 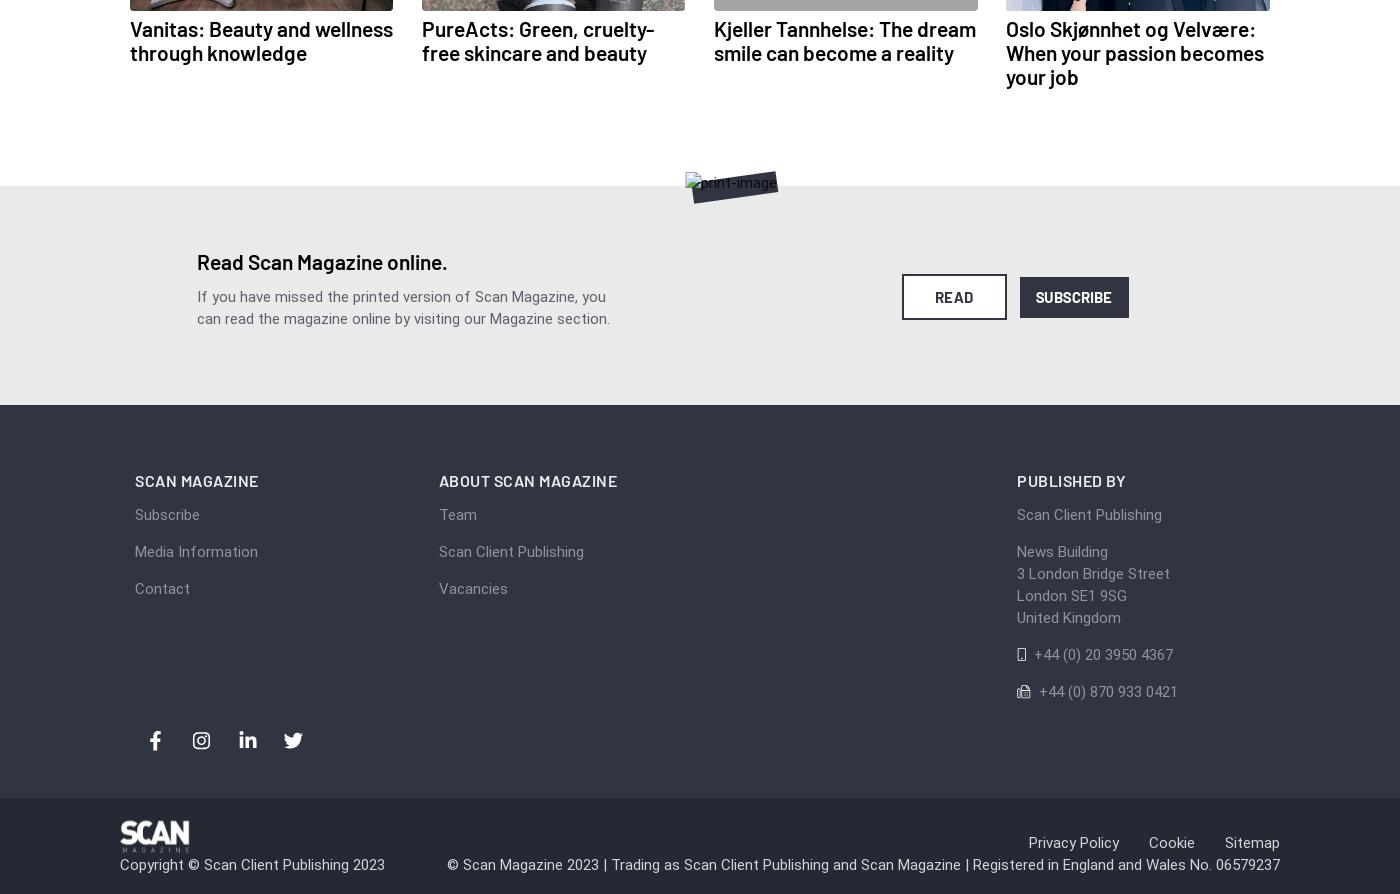 What do you see at coordinates (1005, 52) in the screenshot?
I see `'Oslo Skjønnhet og Velvære: When your passion becomes your job'` at bounding box center [1005, 52].